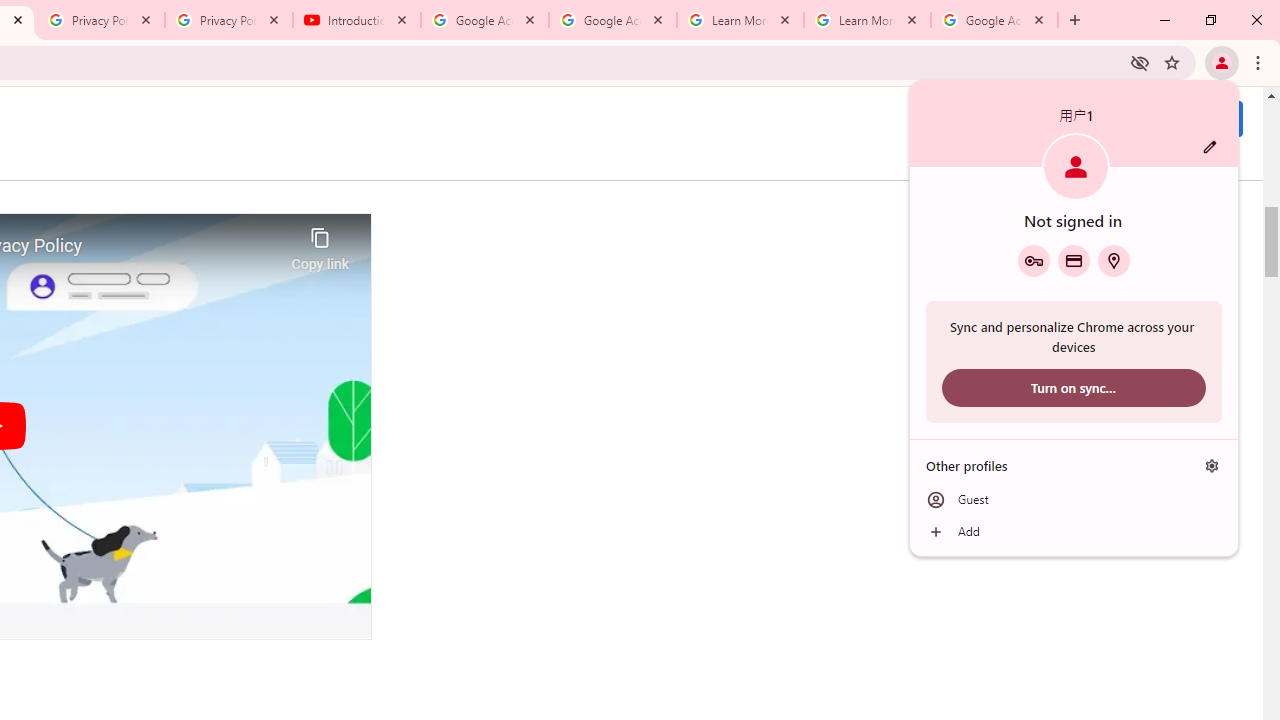 Image resolution: width=1280 pixels, height=720 pixels. Describe the element at coordinates (320, 243) in the screenshot. I see `'Copy link'` at that location.